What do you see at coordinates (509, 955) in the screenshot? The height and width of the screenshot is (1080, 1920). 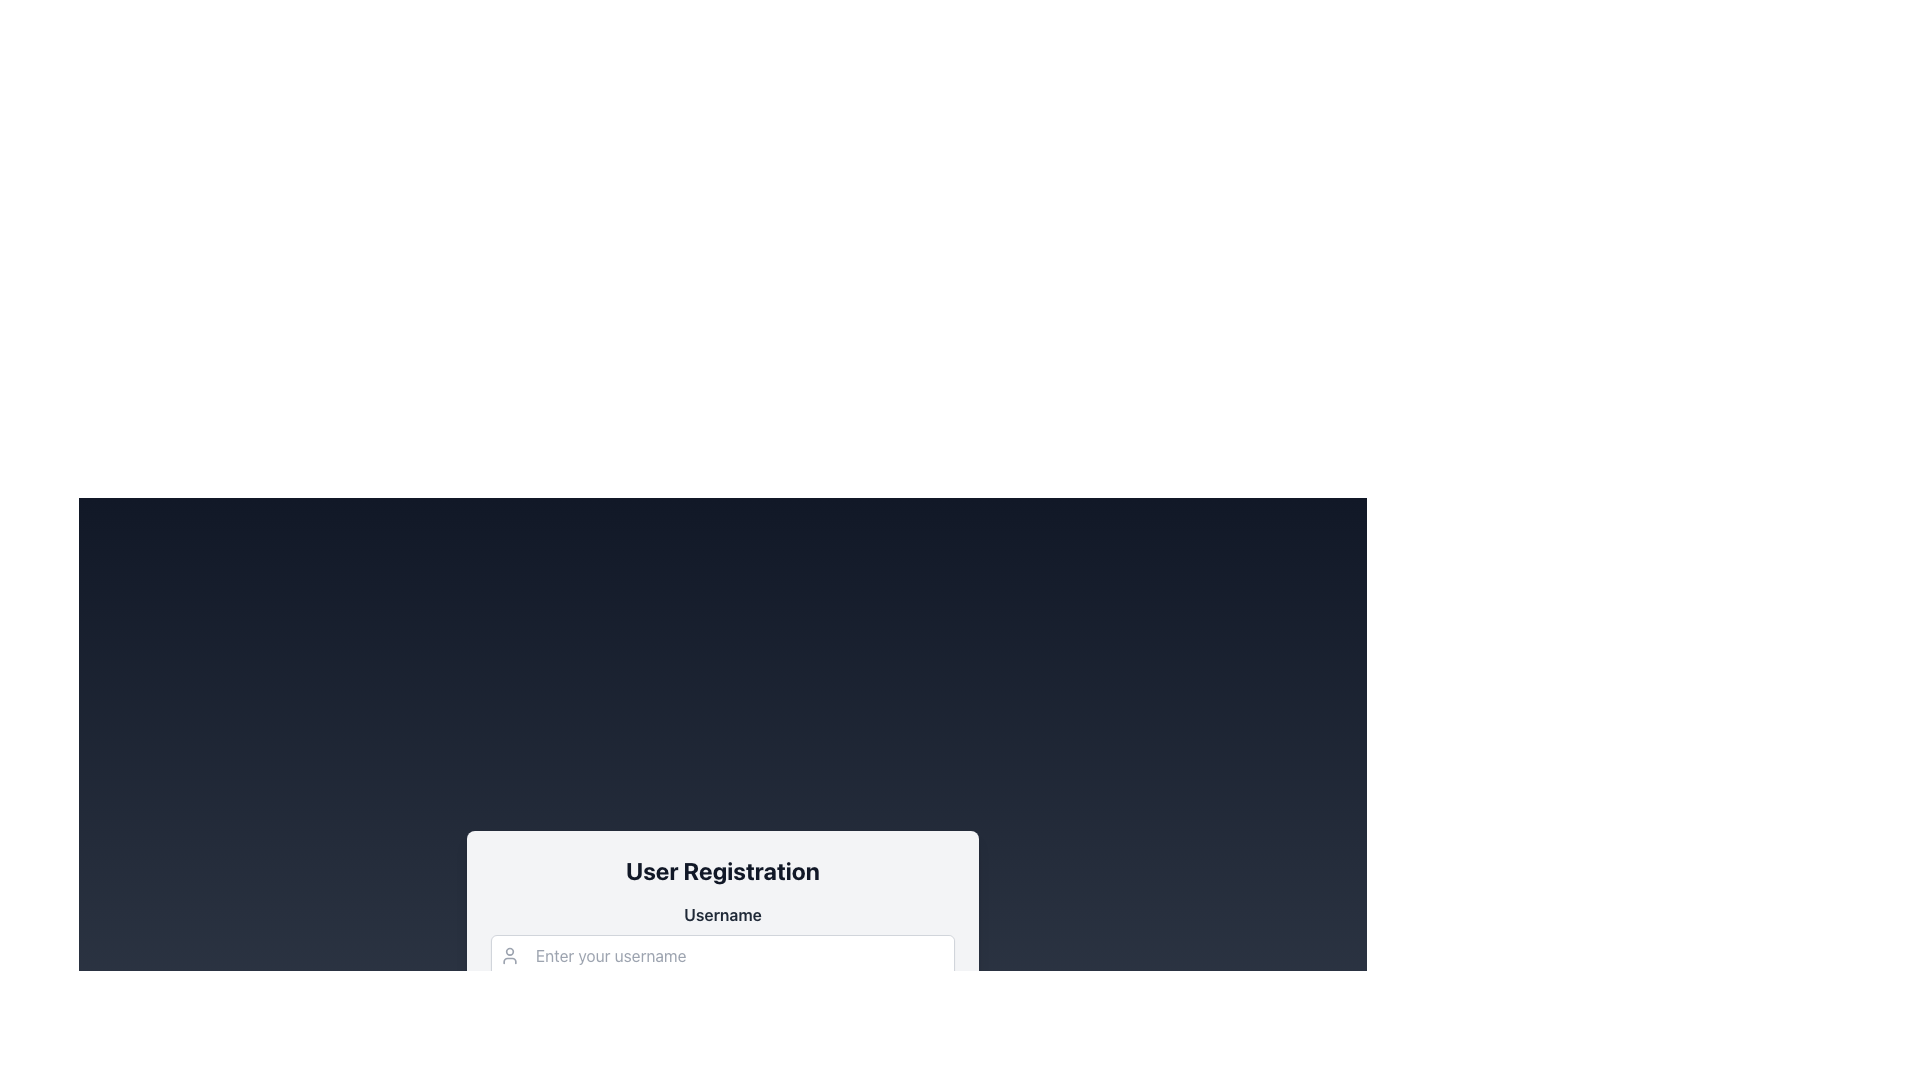 I see `the icon located to the left of the username text input field in the User Registration section` at bounding box center [509, 955].